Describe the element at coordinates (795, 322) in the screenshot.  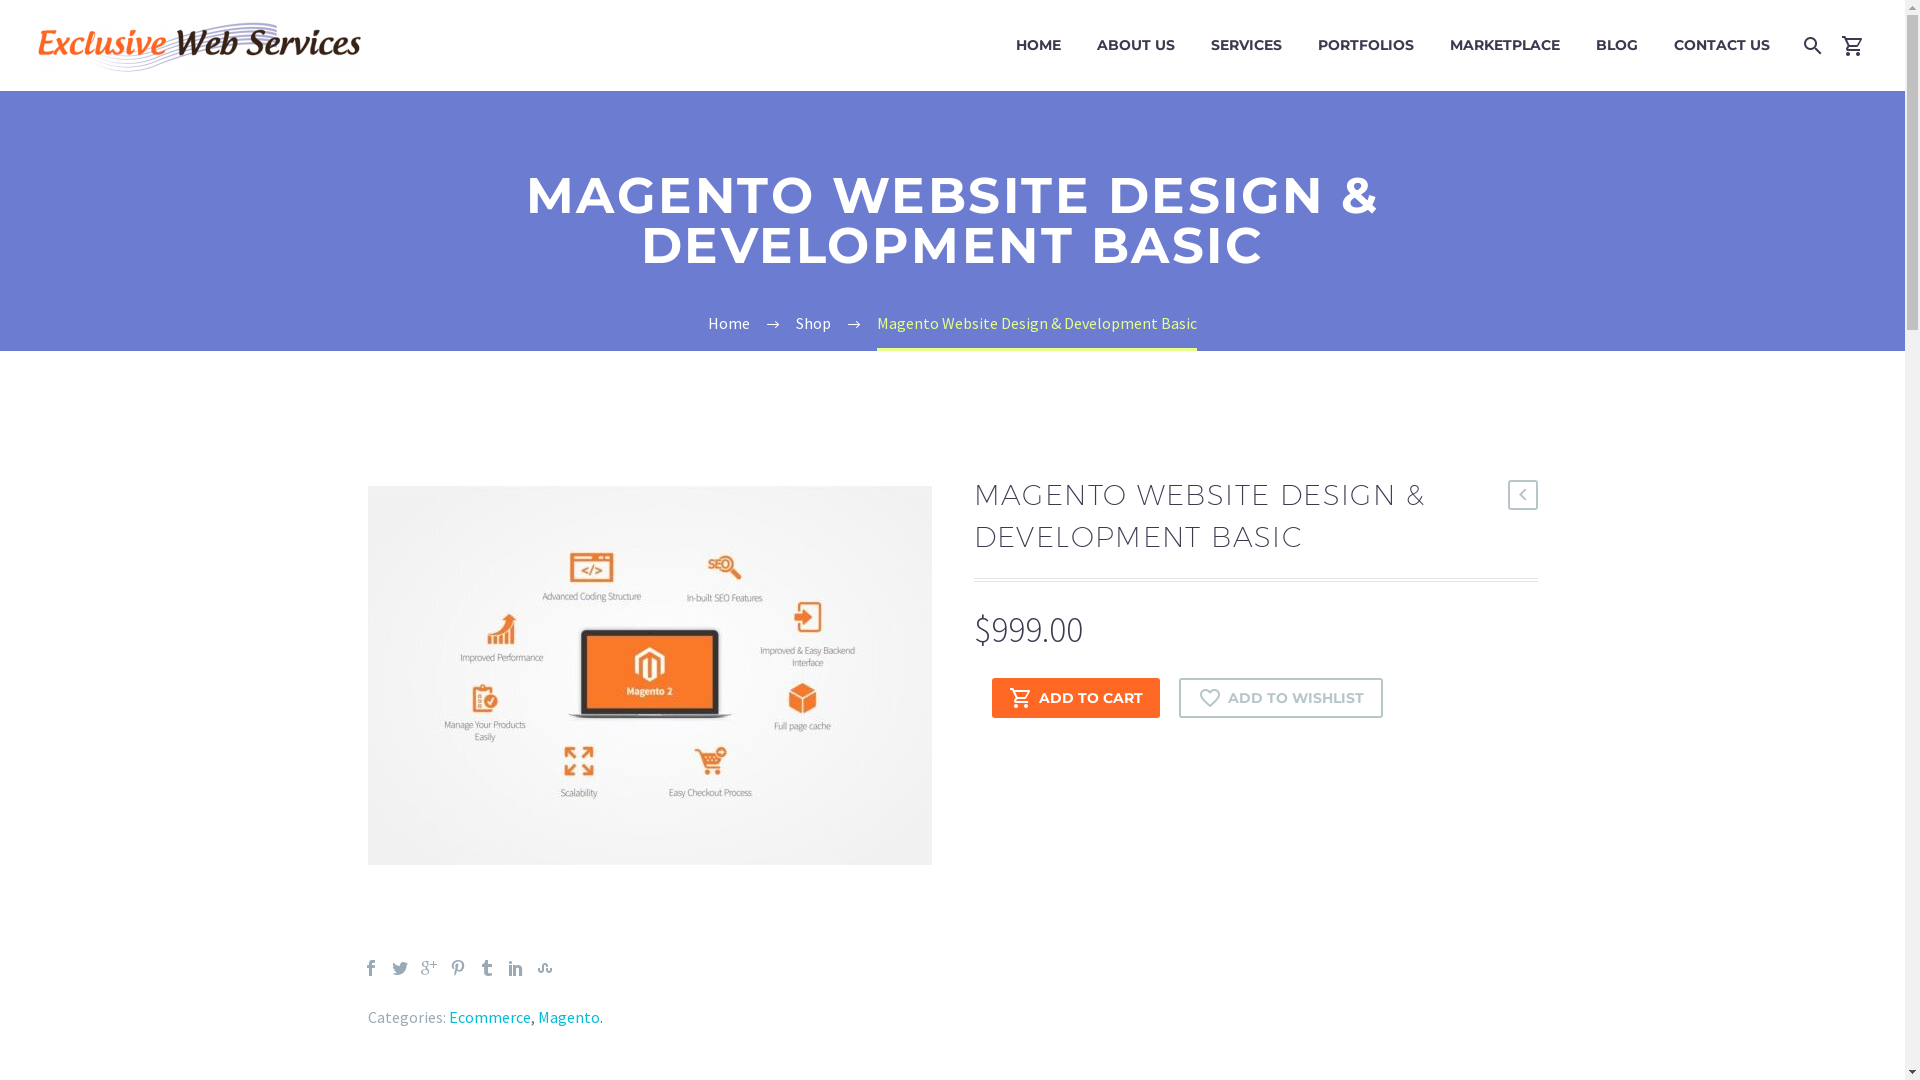
I see `'Shop'` at that location.